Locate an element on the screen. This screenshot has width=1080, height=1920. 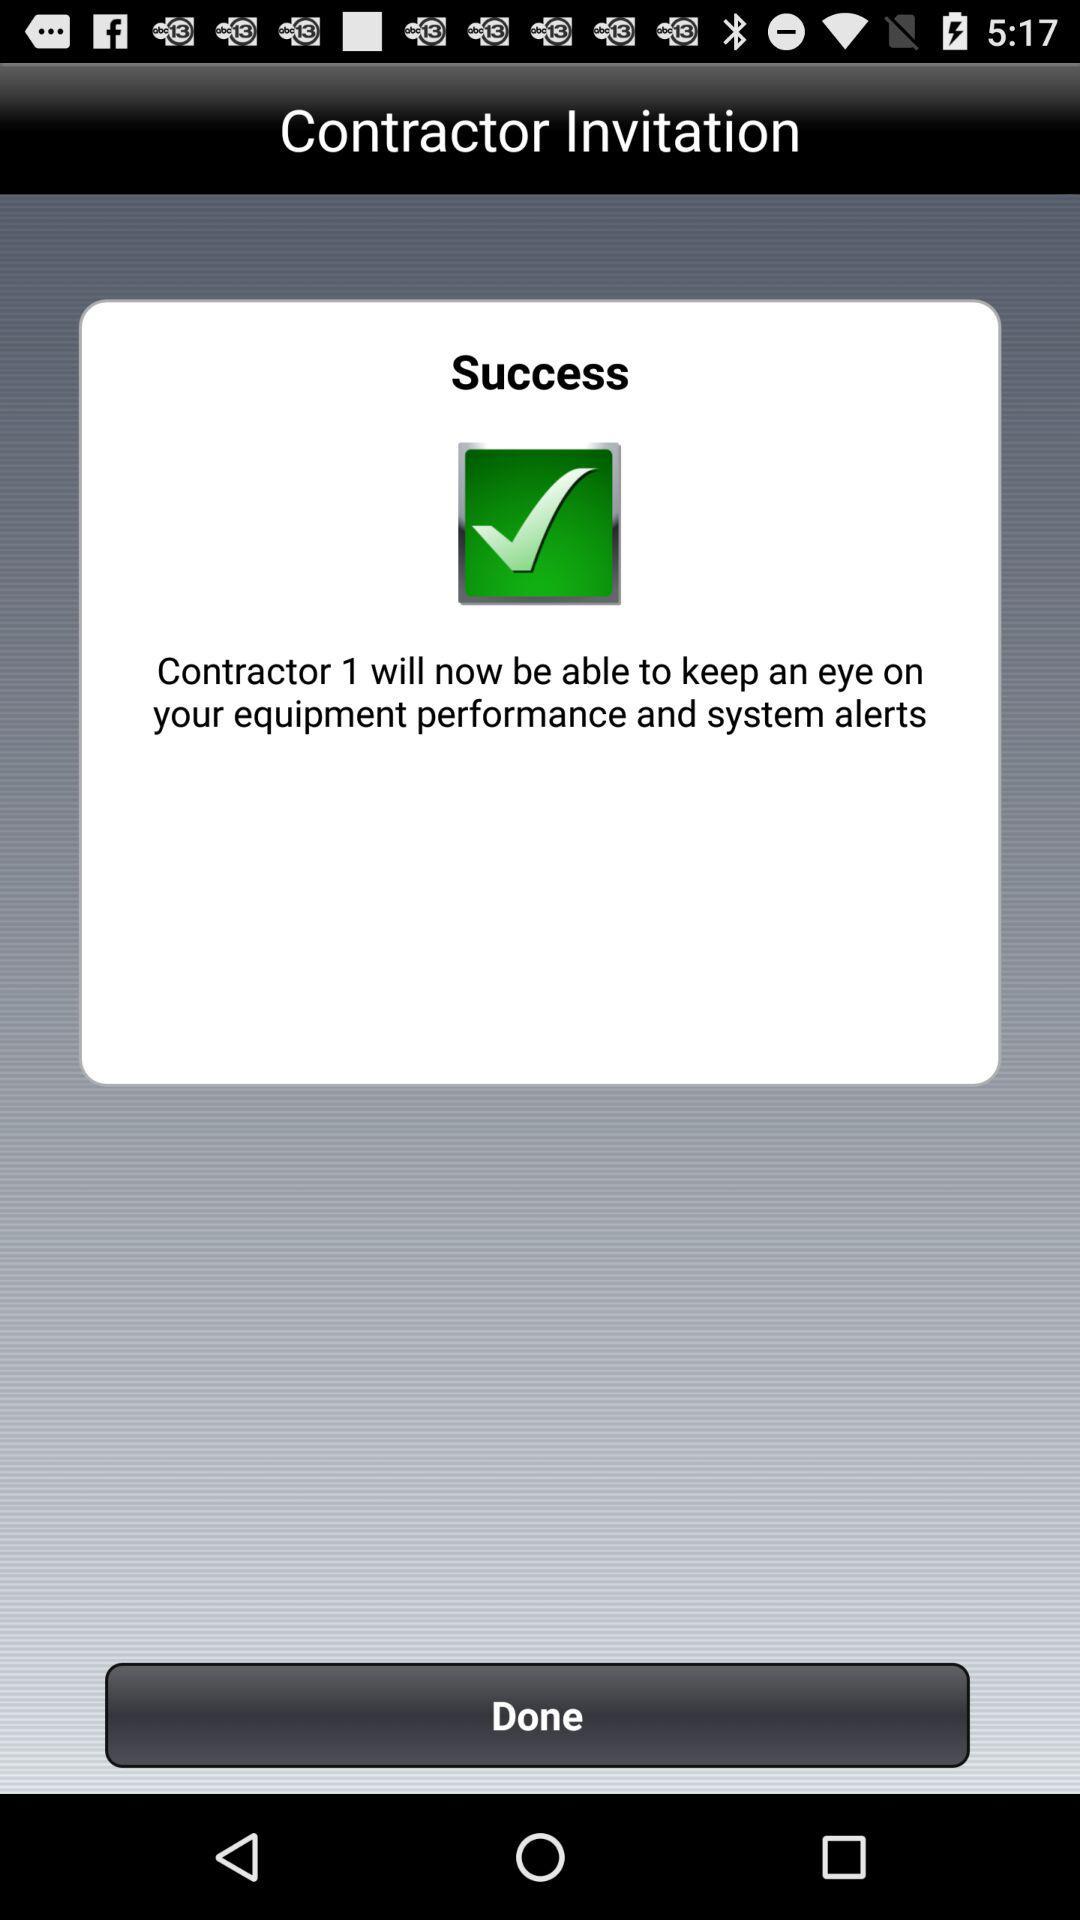
the icon below contractor 1 will icon is located at coordinates (536, 1714).